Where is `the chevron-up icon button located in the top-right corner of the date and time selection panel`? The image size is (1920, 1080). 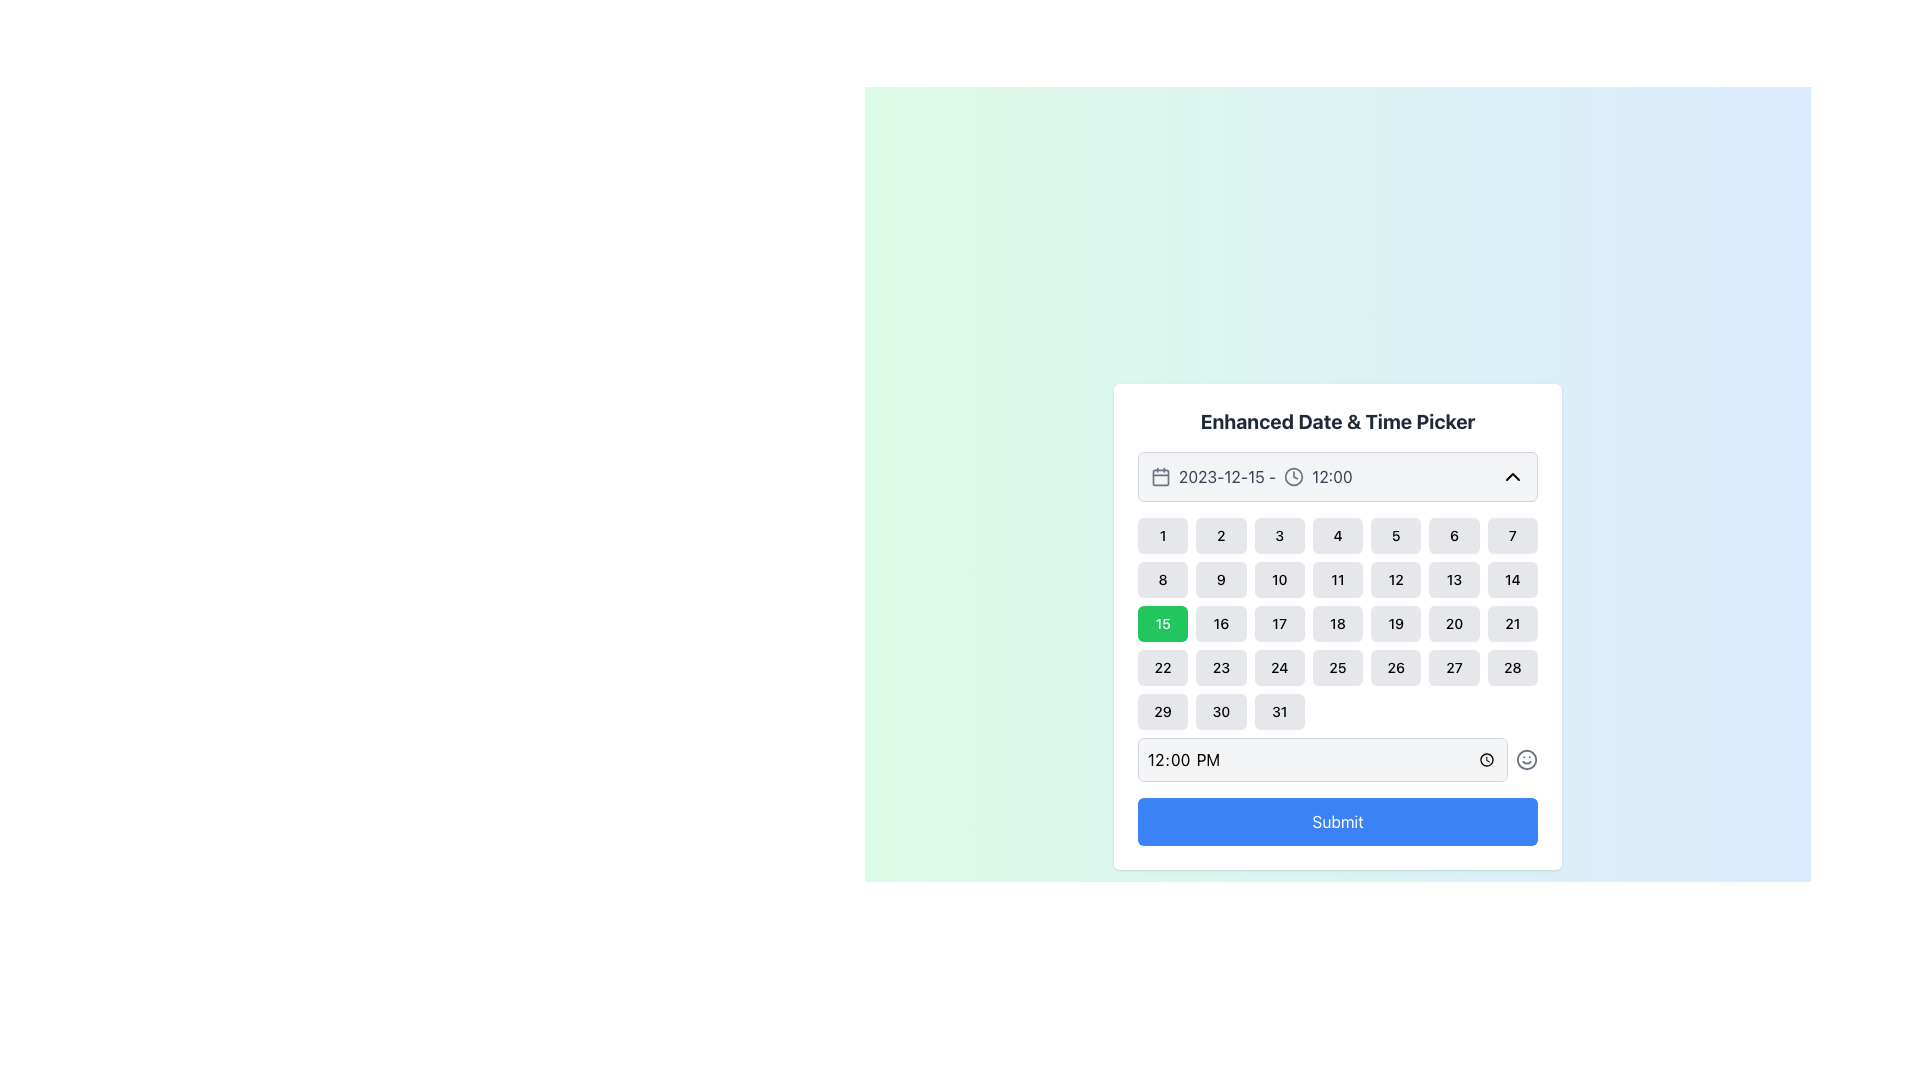
the chevron-up icon button located in the top-right corner of the date and time selection panel is located at coordinates (1512, 477).